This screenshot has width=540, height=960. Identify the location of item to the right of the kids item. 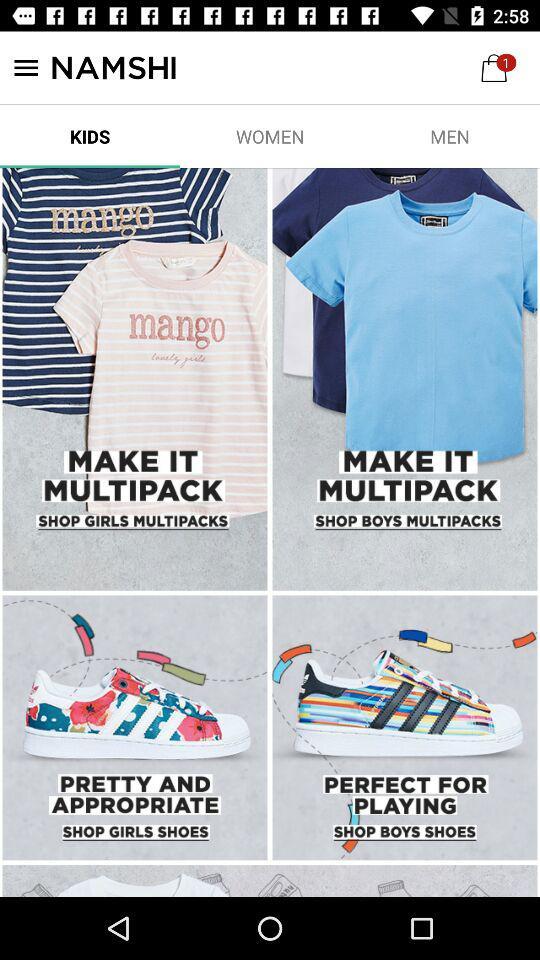
(270, 135).